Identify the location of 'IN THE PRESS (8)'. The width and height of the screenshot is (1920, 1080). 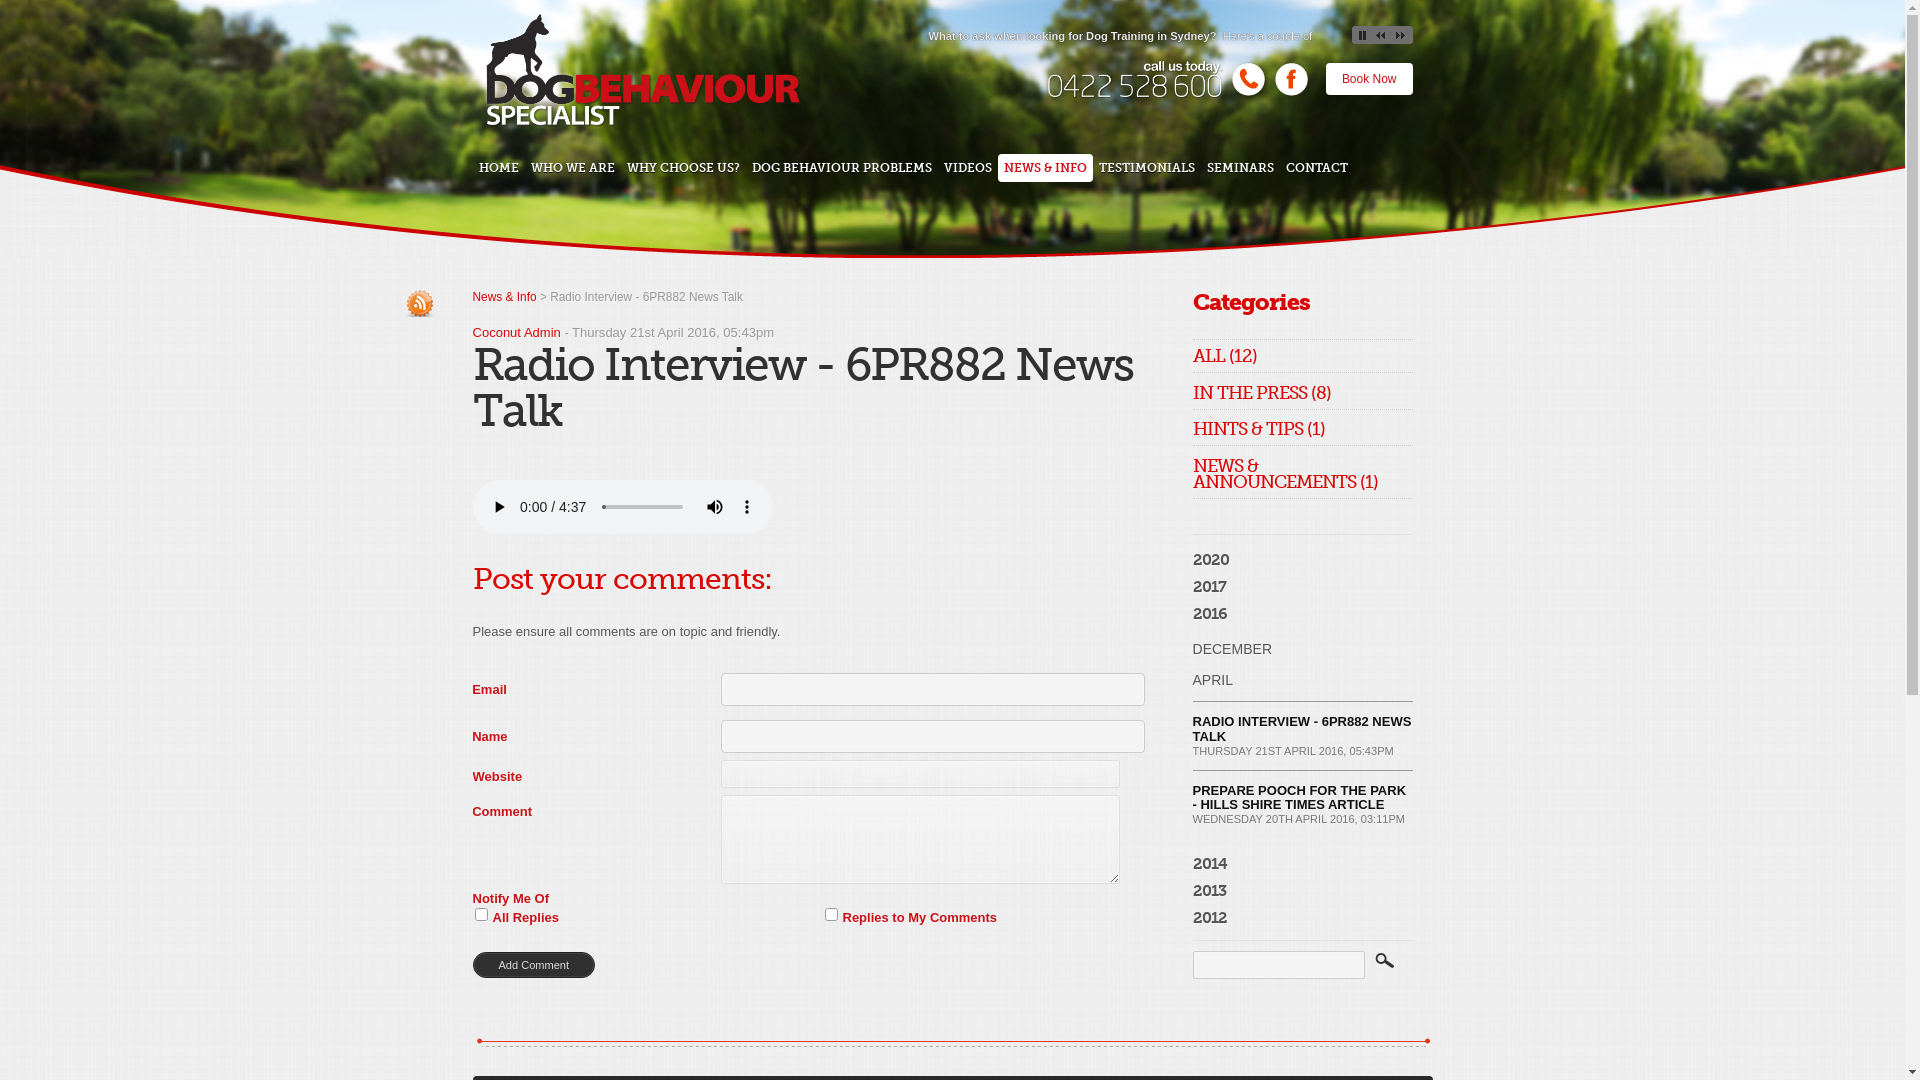
(1260, 397).